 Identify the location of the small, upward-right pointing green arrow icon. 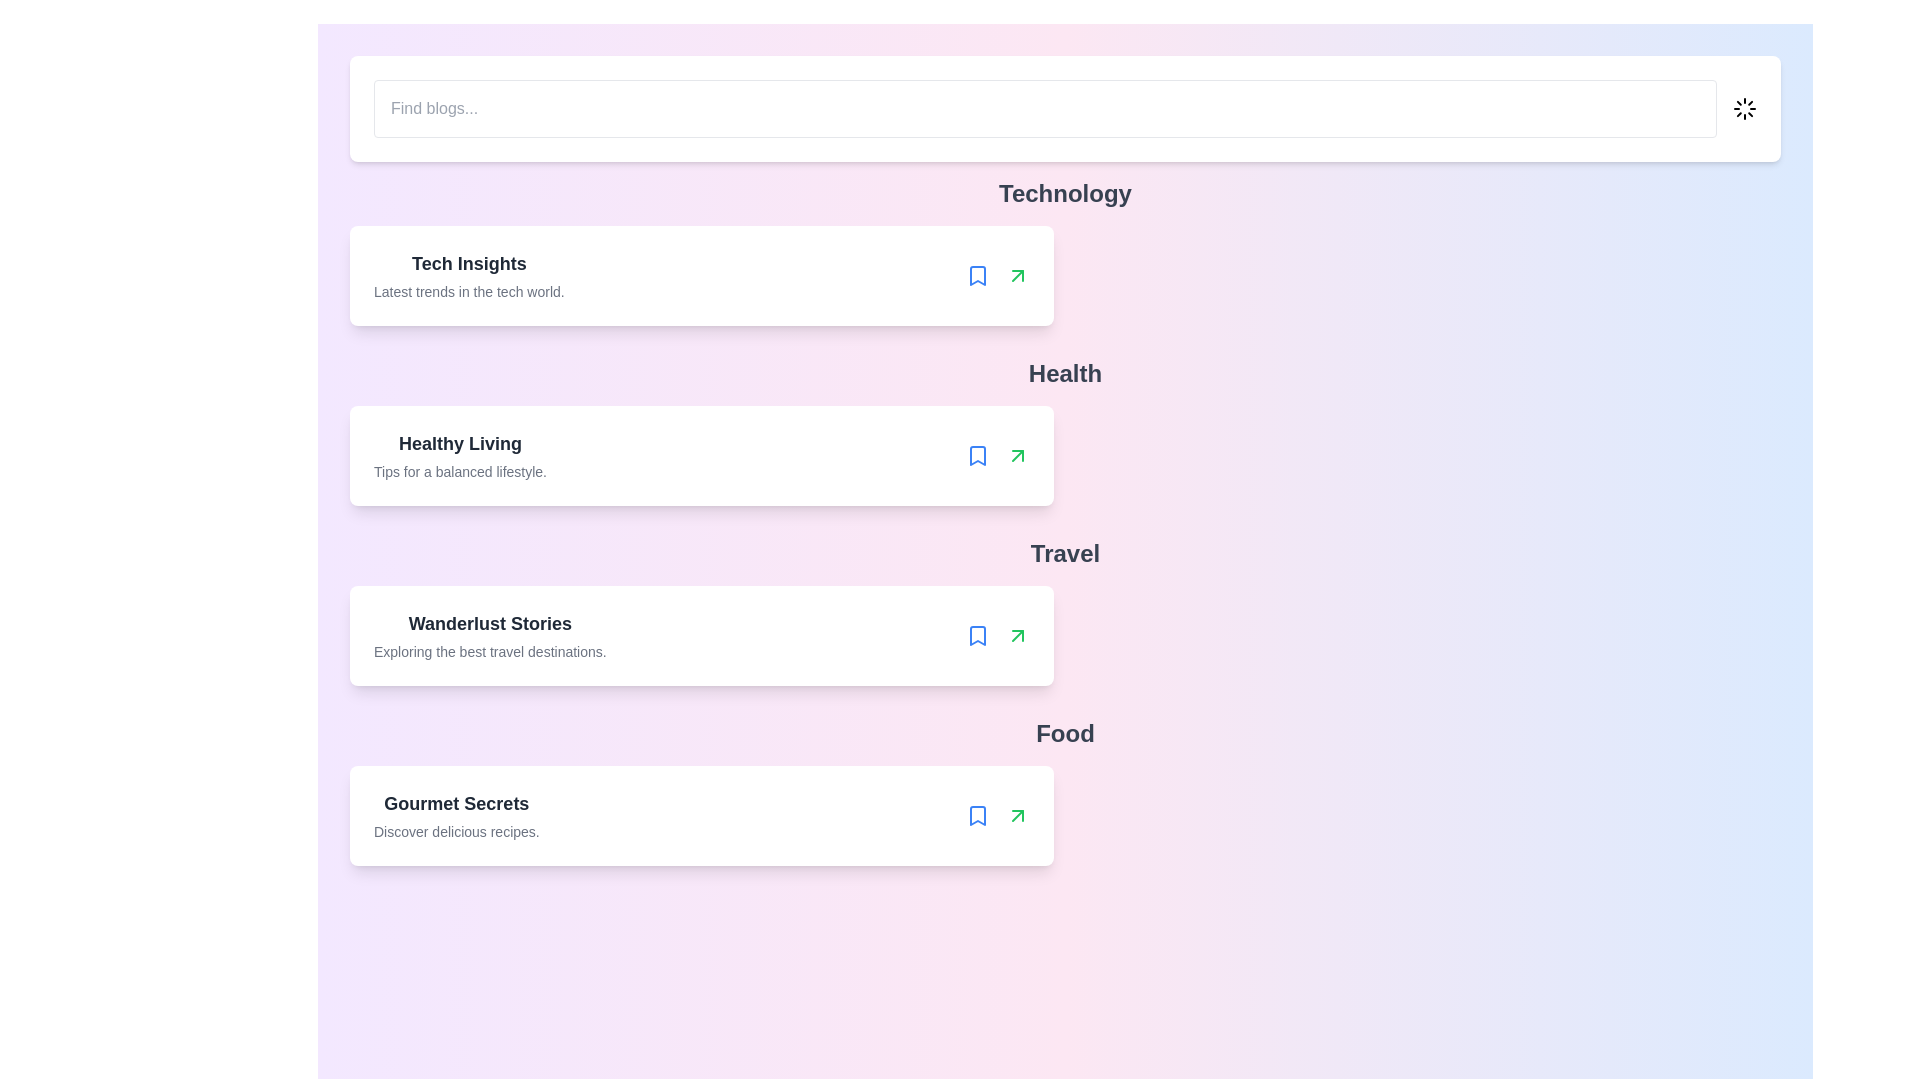
(1017, 276).